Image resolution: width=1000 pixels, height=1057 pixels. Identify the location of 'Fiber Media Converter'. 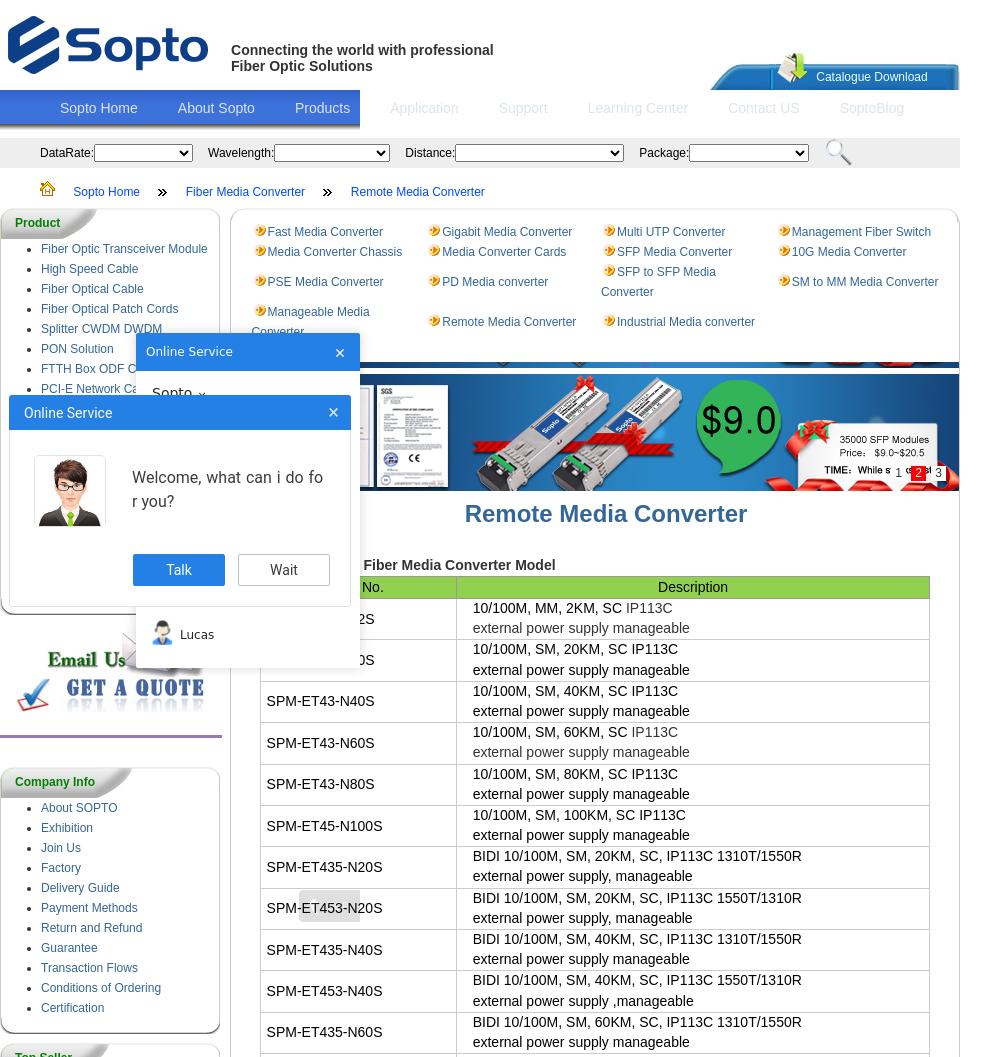
(244, 190).